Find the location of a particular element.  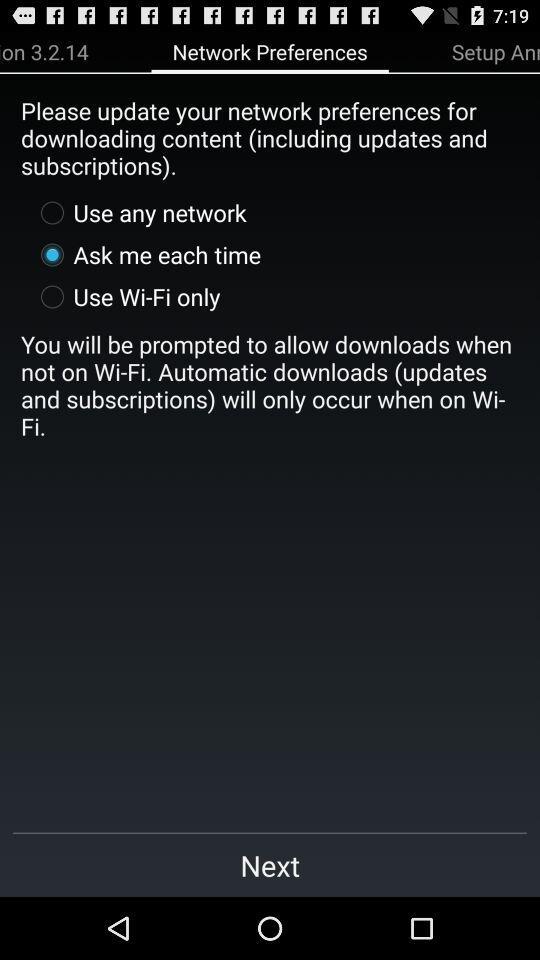

the icon at the top right corner is located at coordinates (494, 50).